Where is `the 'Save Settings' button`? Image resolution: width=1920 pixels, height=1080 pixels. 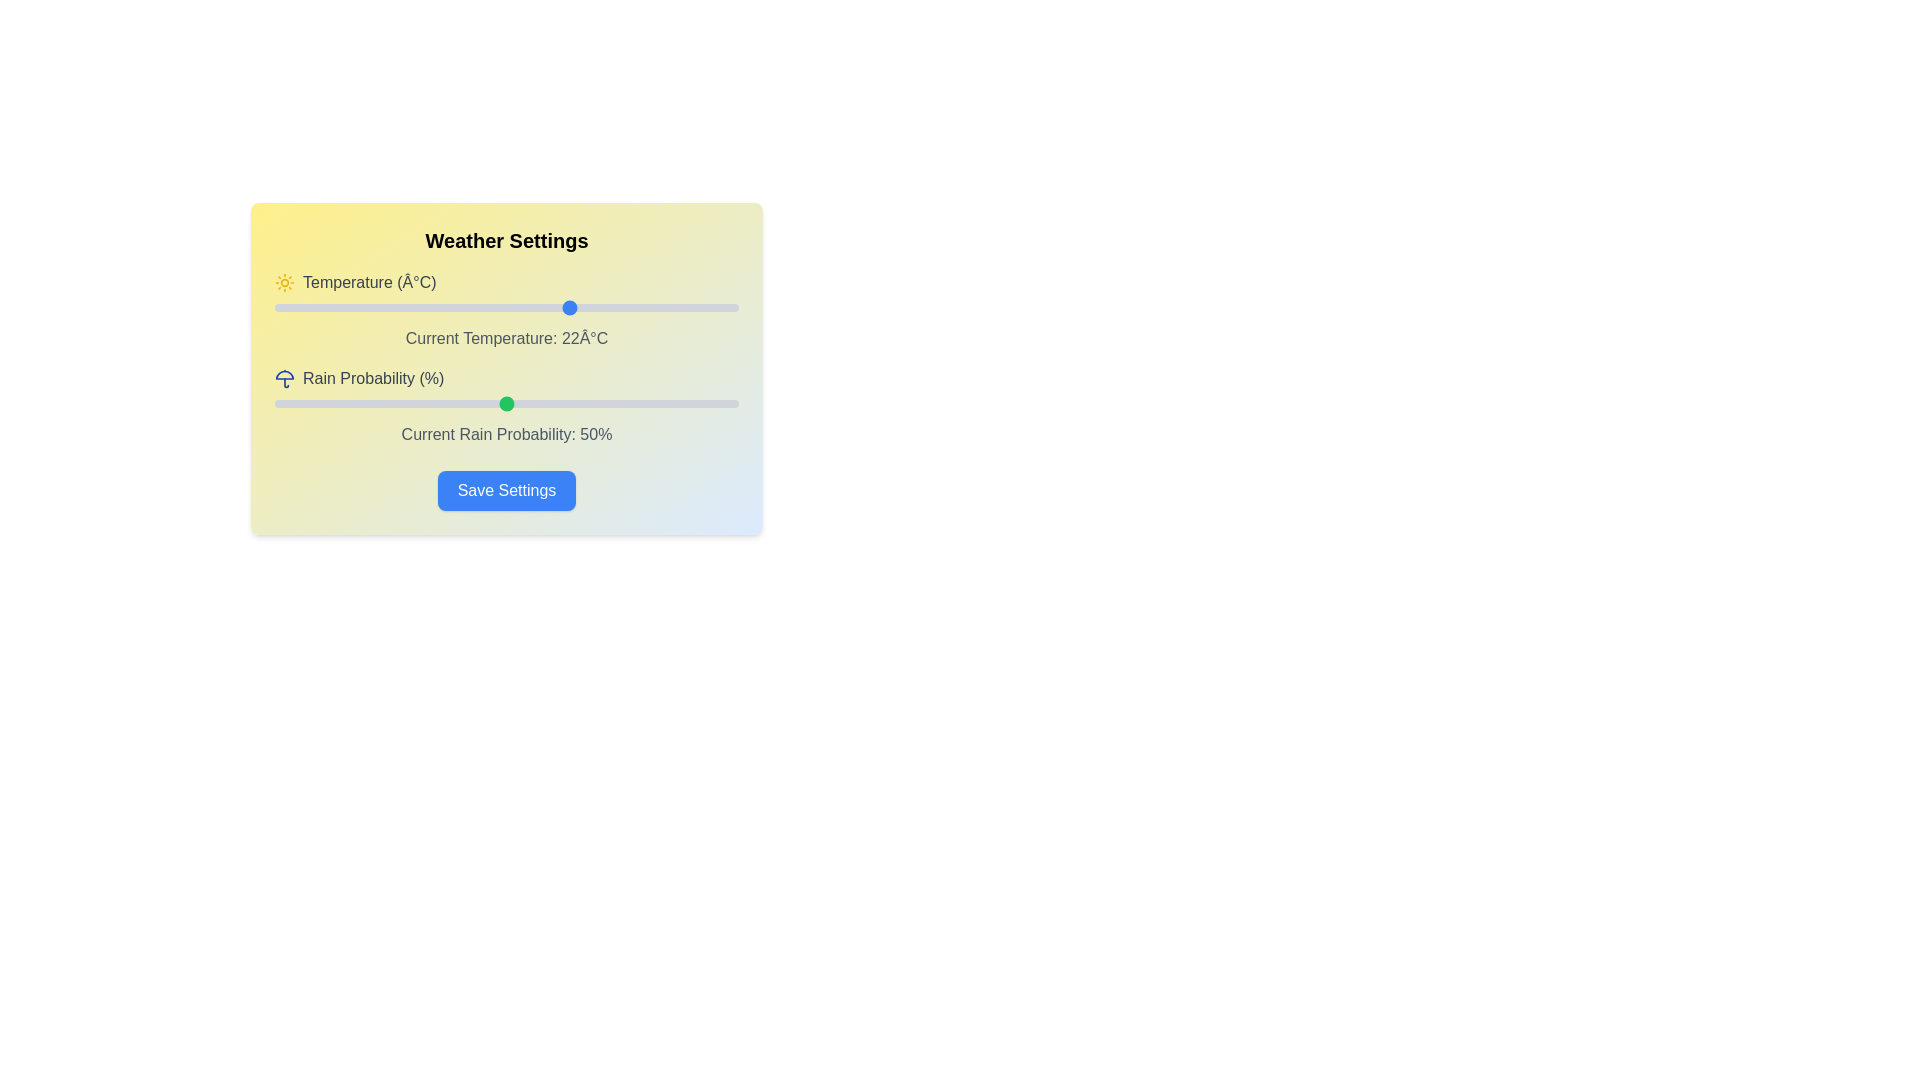 the 'Save Settings' button is located at coordinates (507, 490).